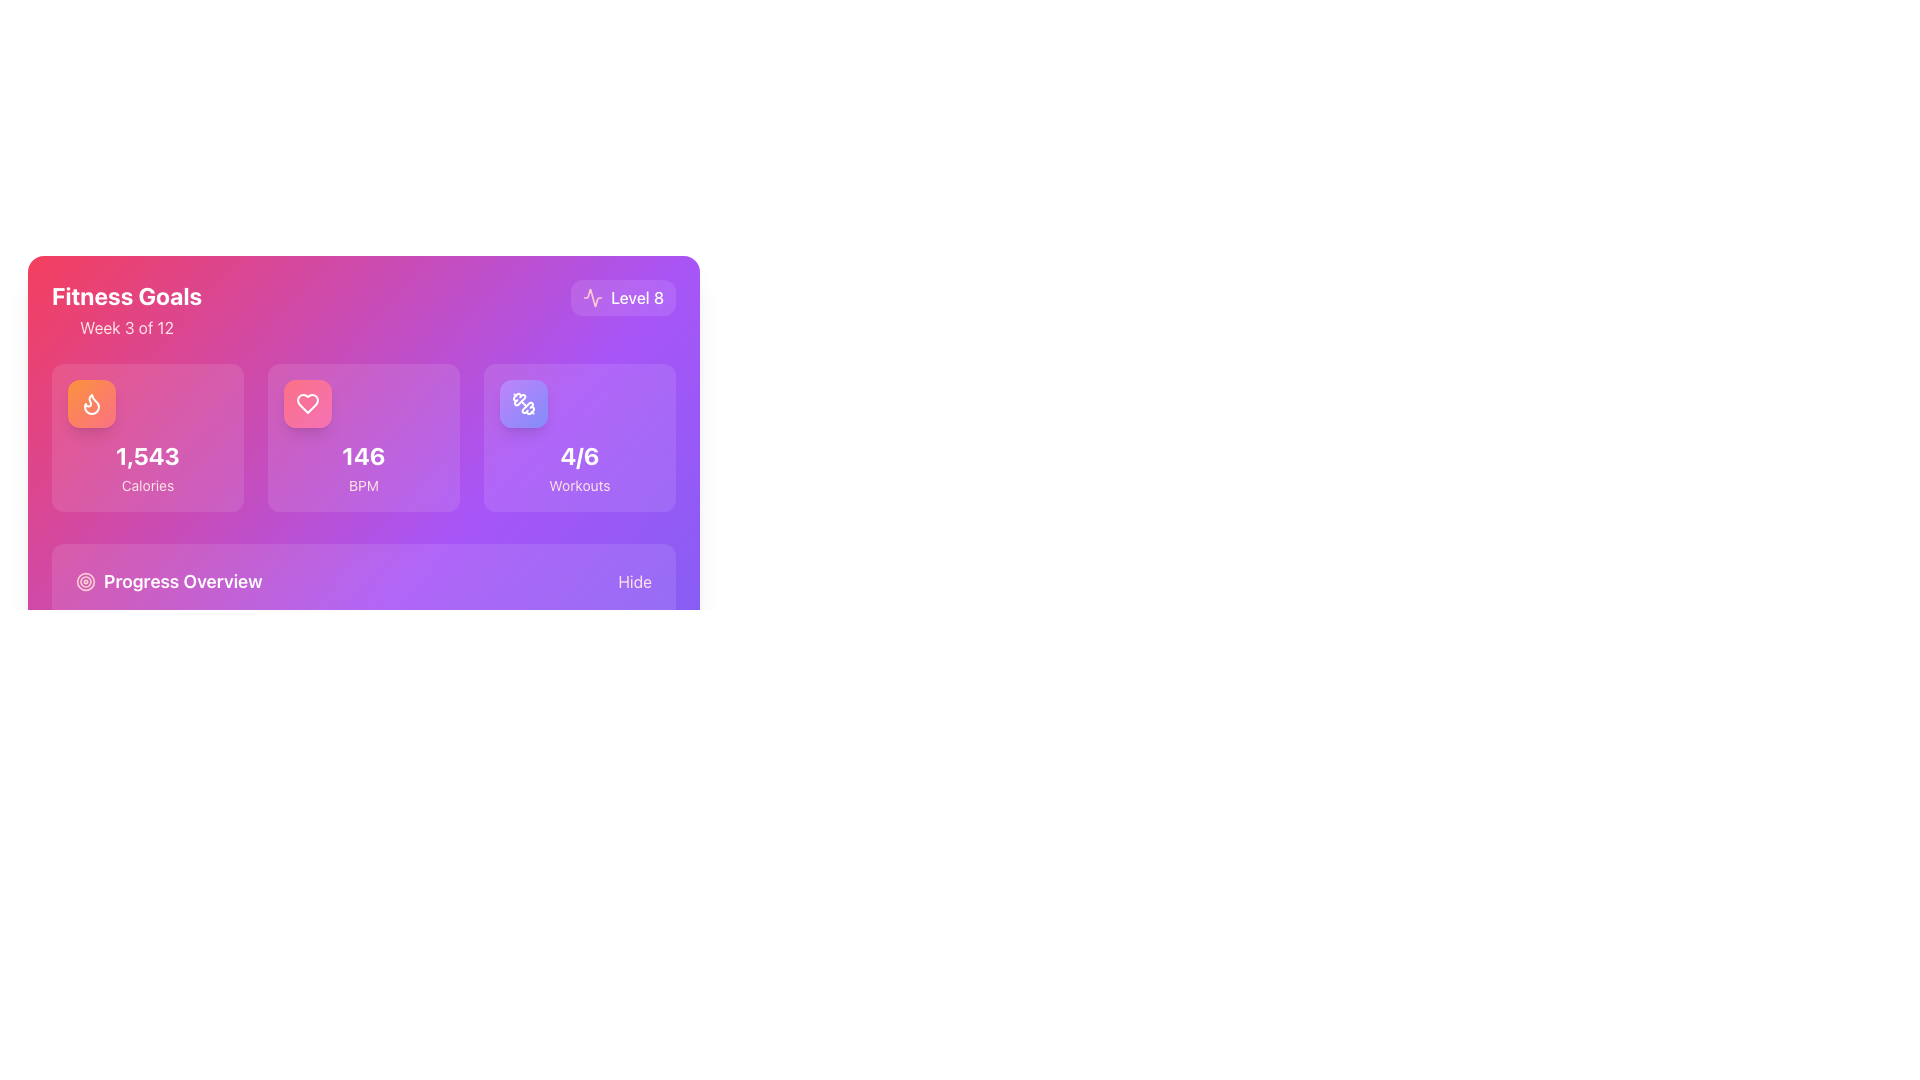 The image size is (1920, 1080). I want to click on the flame outline icon within the SVG located on the leftmost card of the interface's top row, above the label '1,543 Calories.', so click(90, 404).